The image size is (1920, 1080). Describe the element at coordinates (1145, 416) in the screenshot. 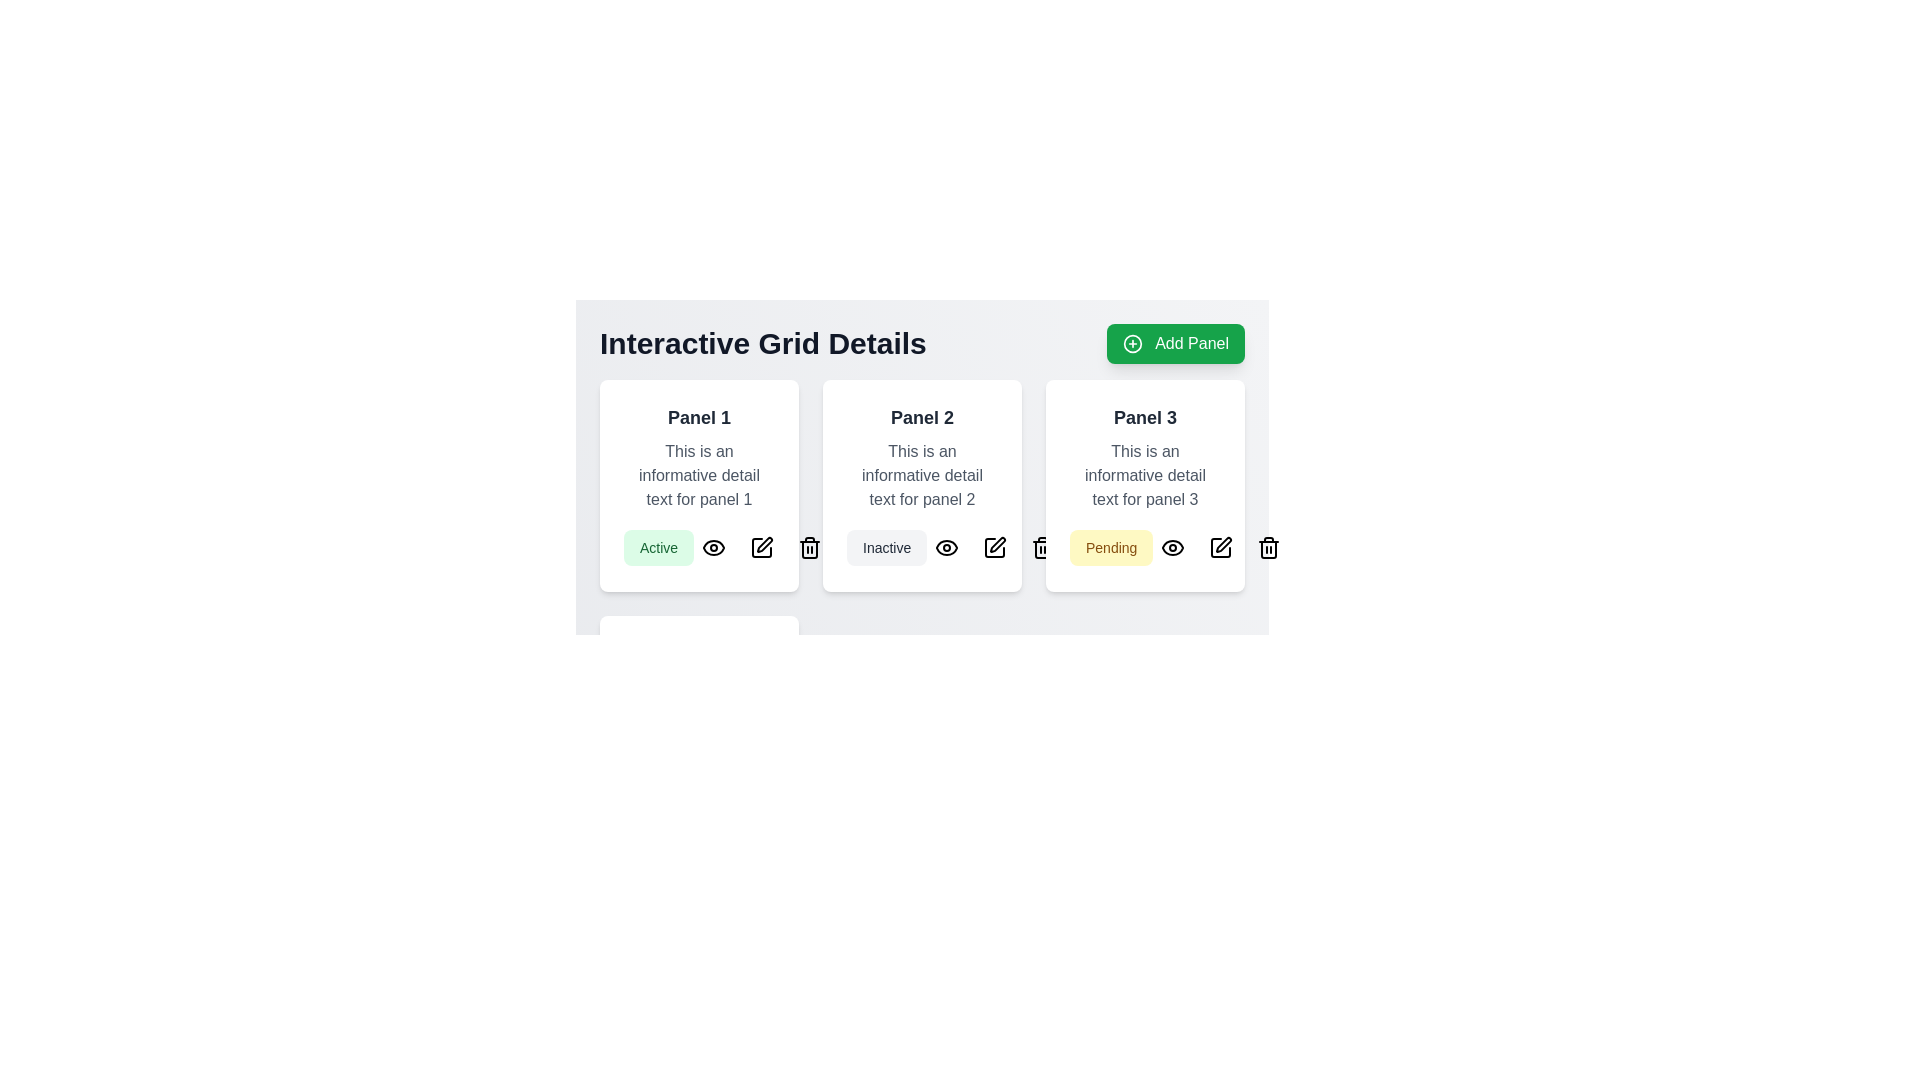

I see `the bold text label reading 'Panel 3' located at the top center of the card layout for 'Panel 3'` at that location.